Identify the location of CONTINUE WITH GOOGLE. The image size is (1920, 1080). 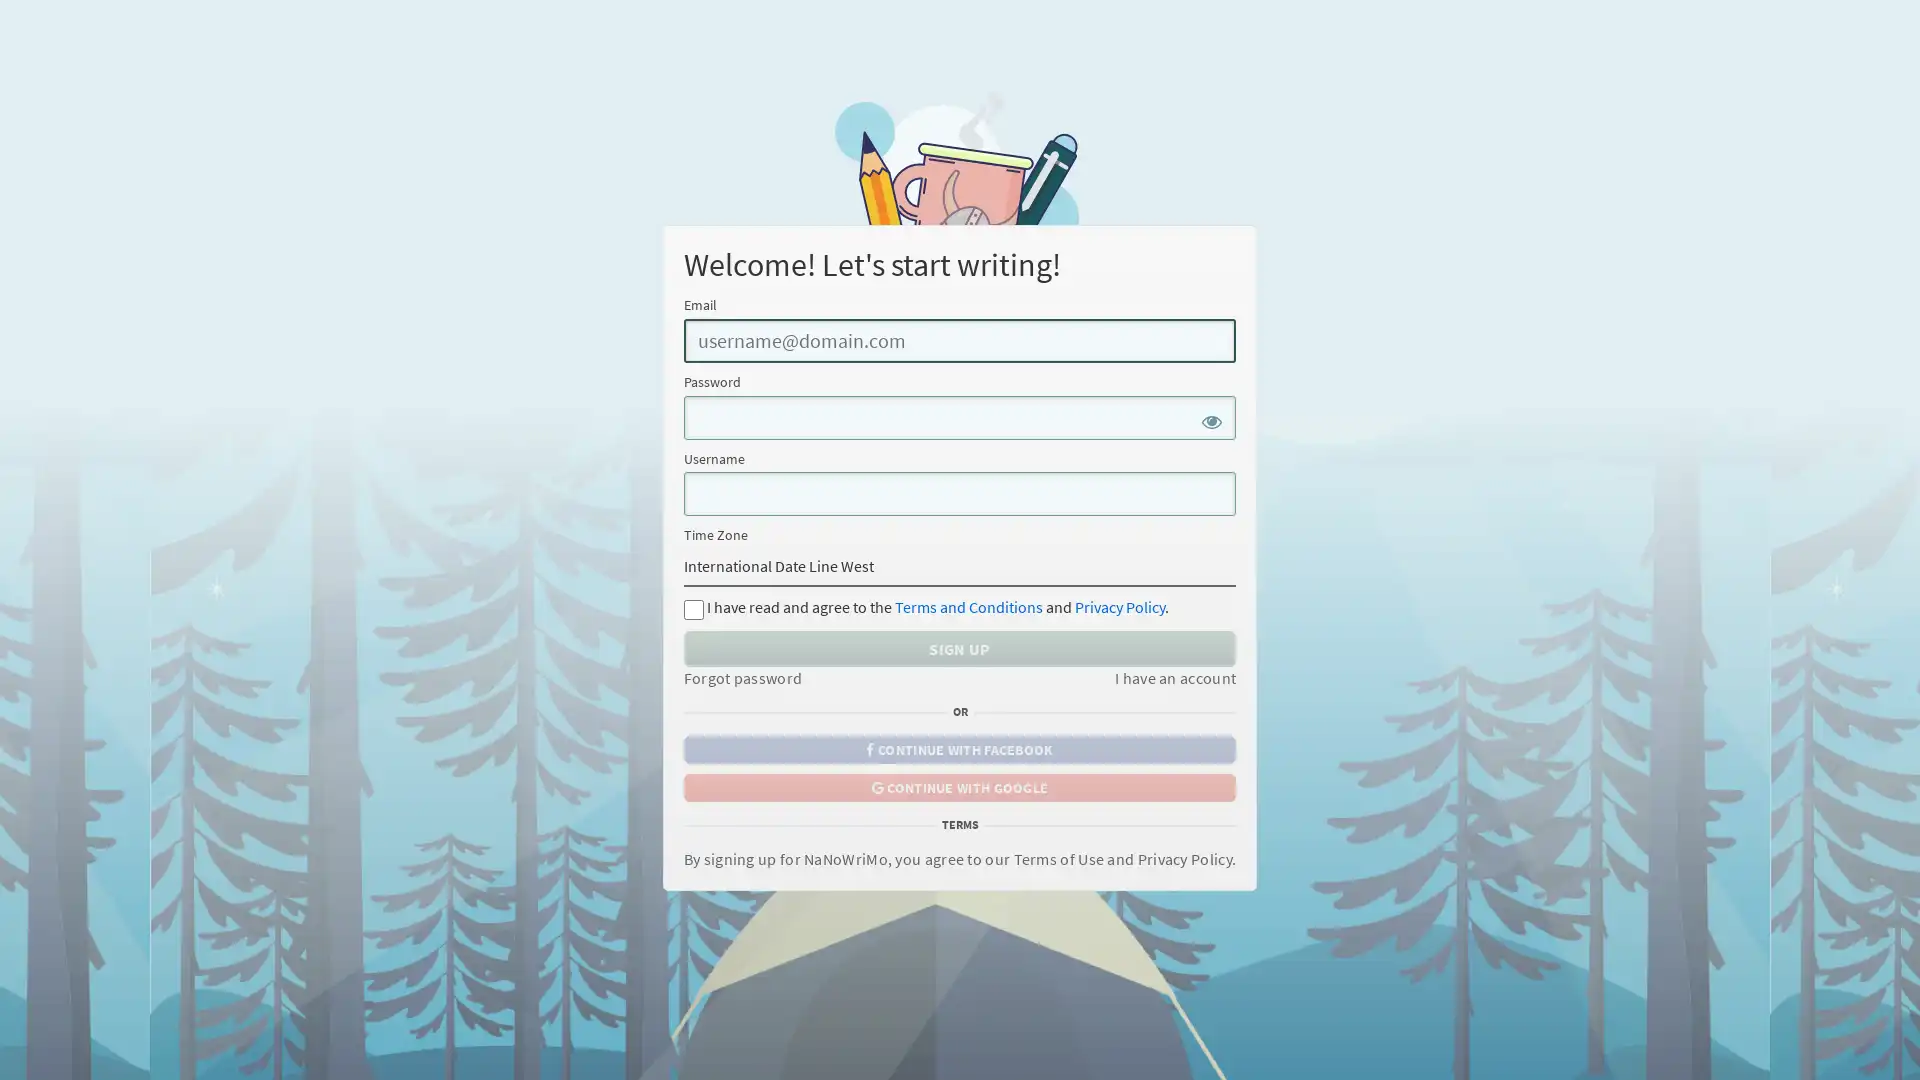
(958, 785).